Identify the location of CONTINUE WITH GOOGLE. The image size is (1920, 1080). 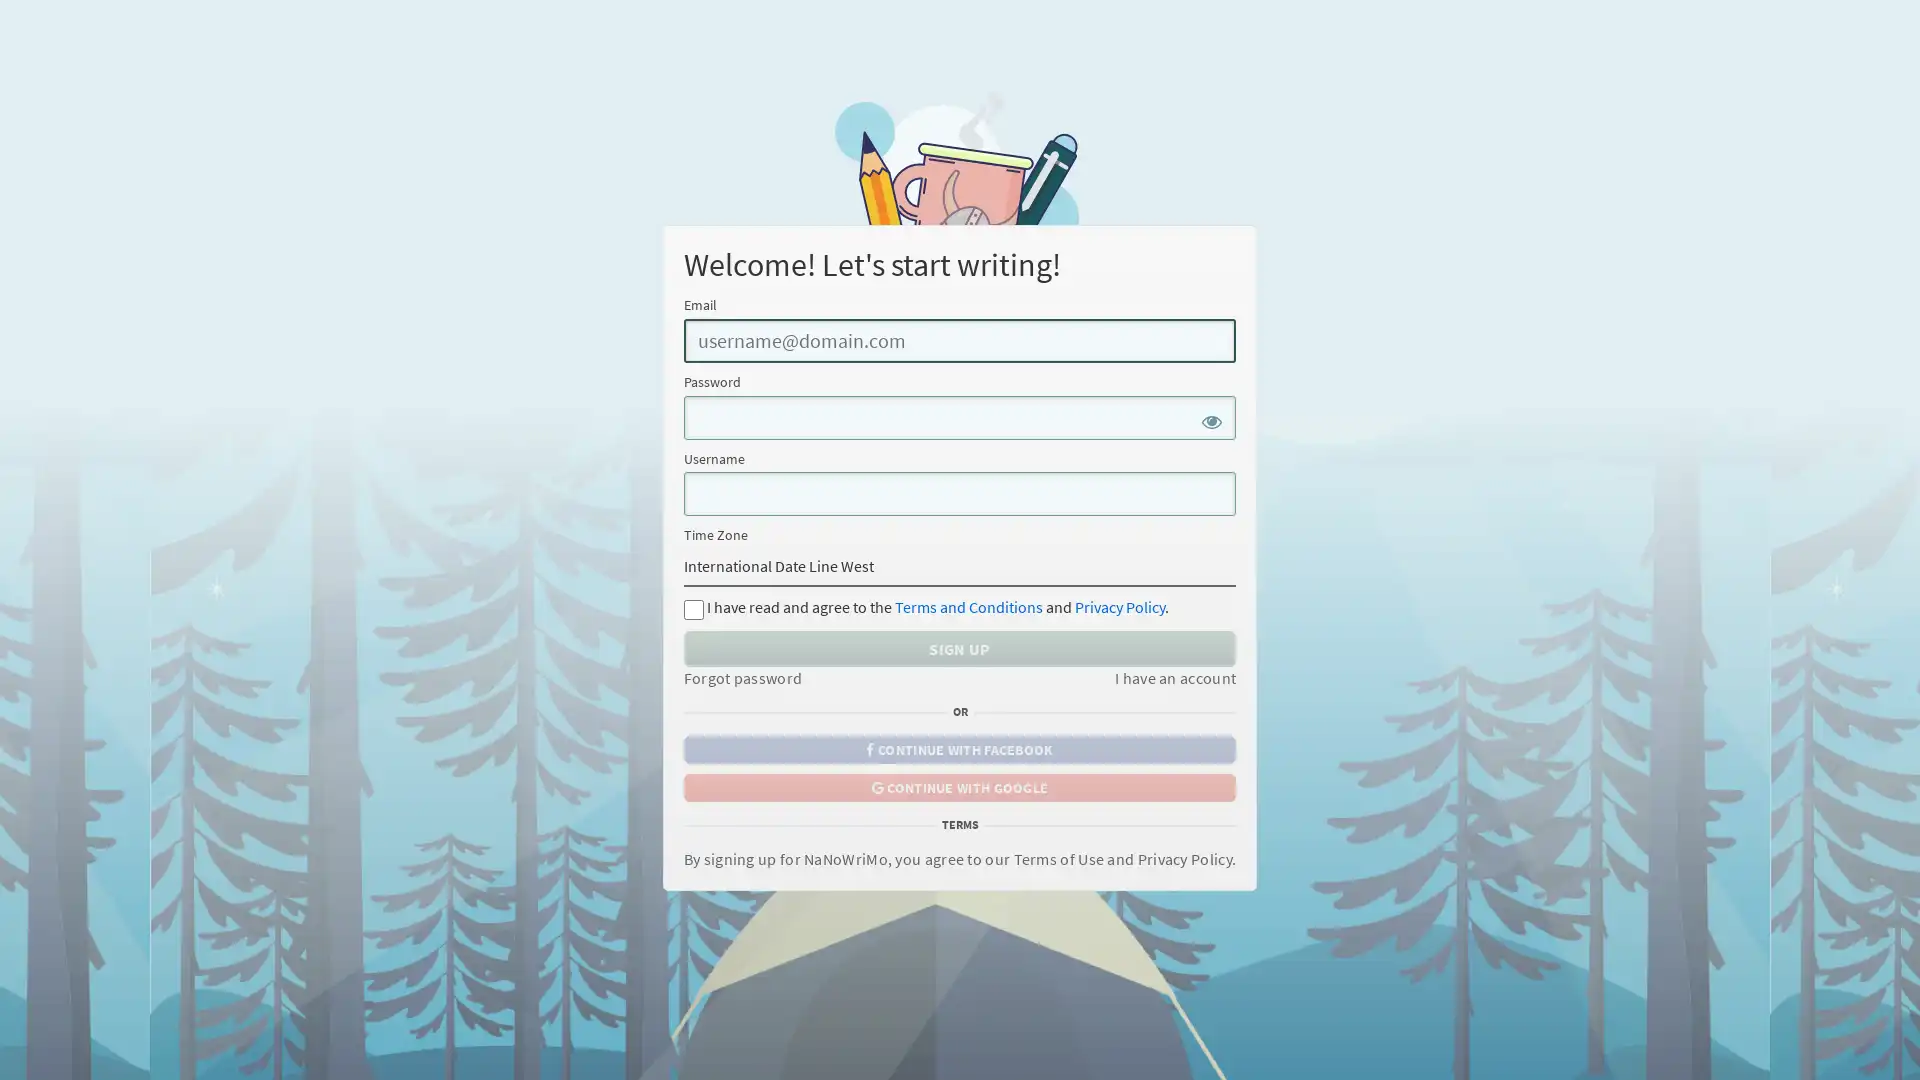
(958, 785).